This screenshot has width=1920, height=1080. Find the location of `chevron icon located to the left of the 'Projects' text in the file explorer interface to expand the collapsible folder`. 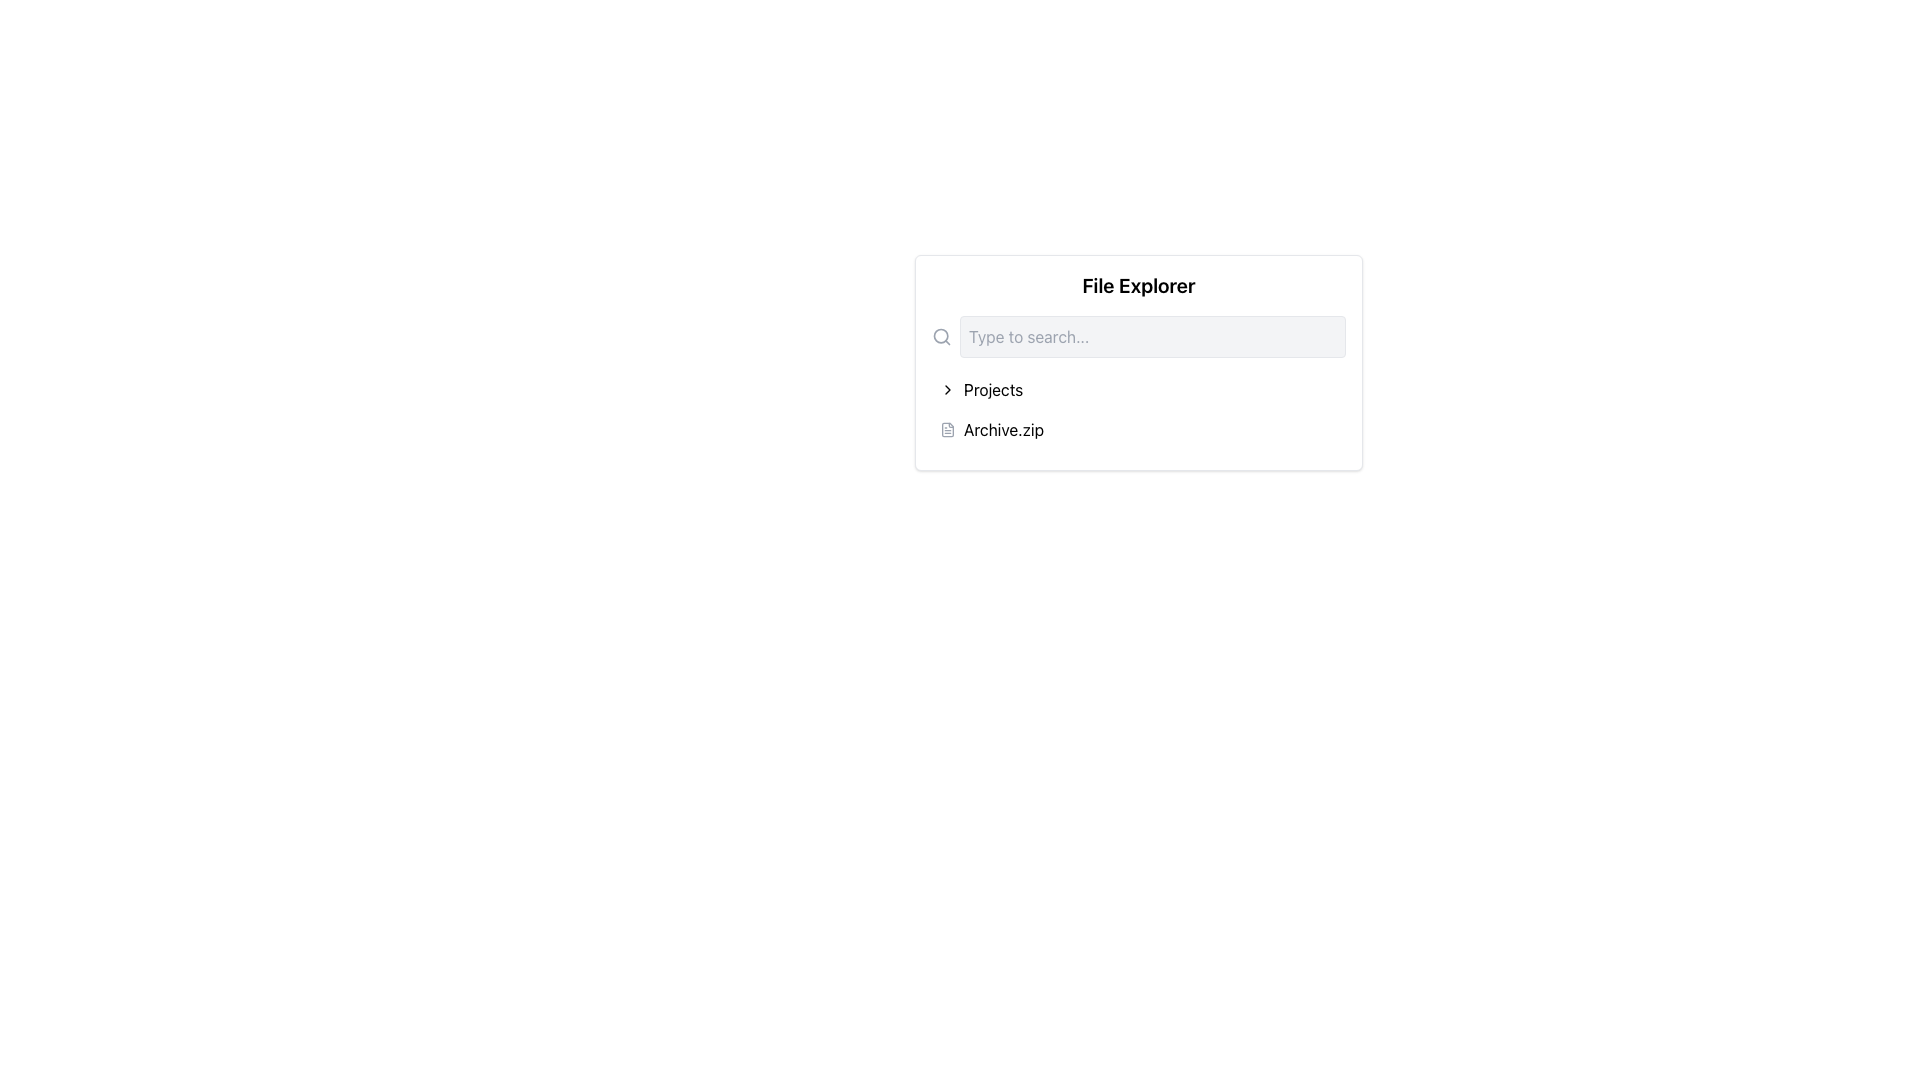

chevron icon located to the left of the 'Projects' text in the file explorer interface to expand the collapsible folder is located at coordinates (947, 389).